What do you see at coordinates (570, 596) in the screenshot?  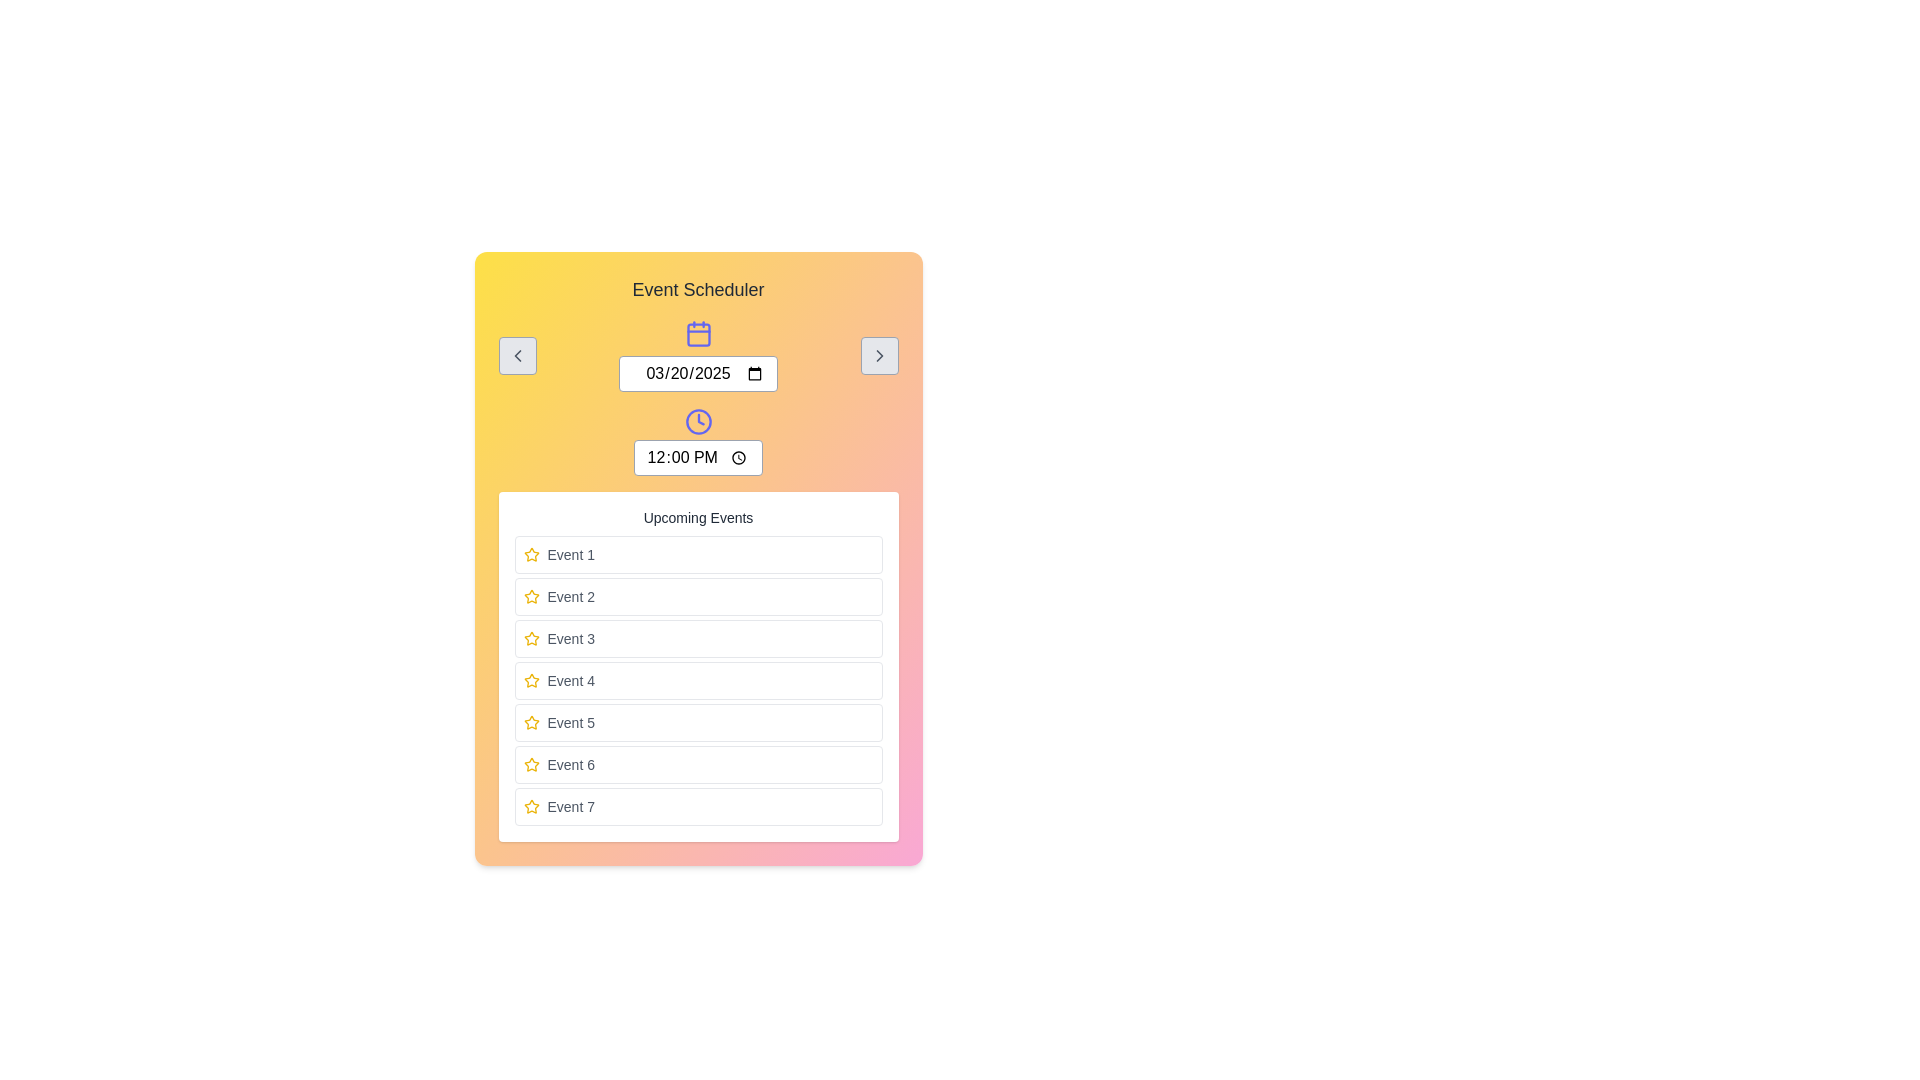 I see `the static text element reading 'Event 2', which is styled in a muted gray color and located next to a yellow star icon within the 'Upcoming Events' panel` at bounding box center [570, 596].